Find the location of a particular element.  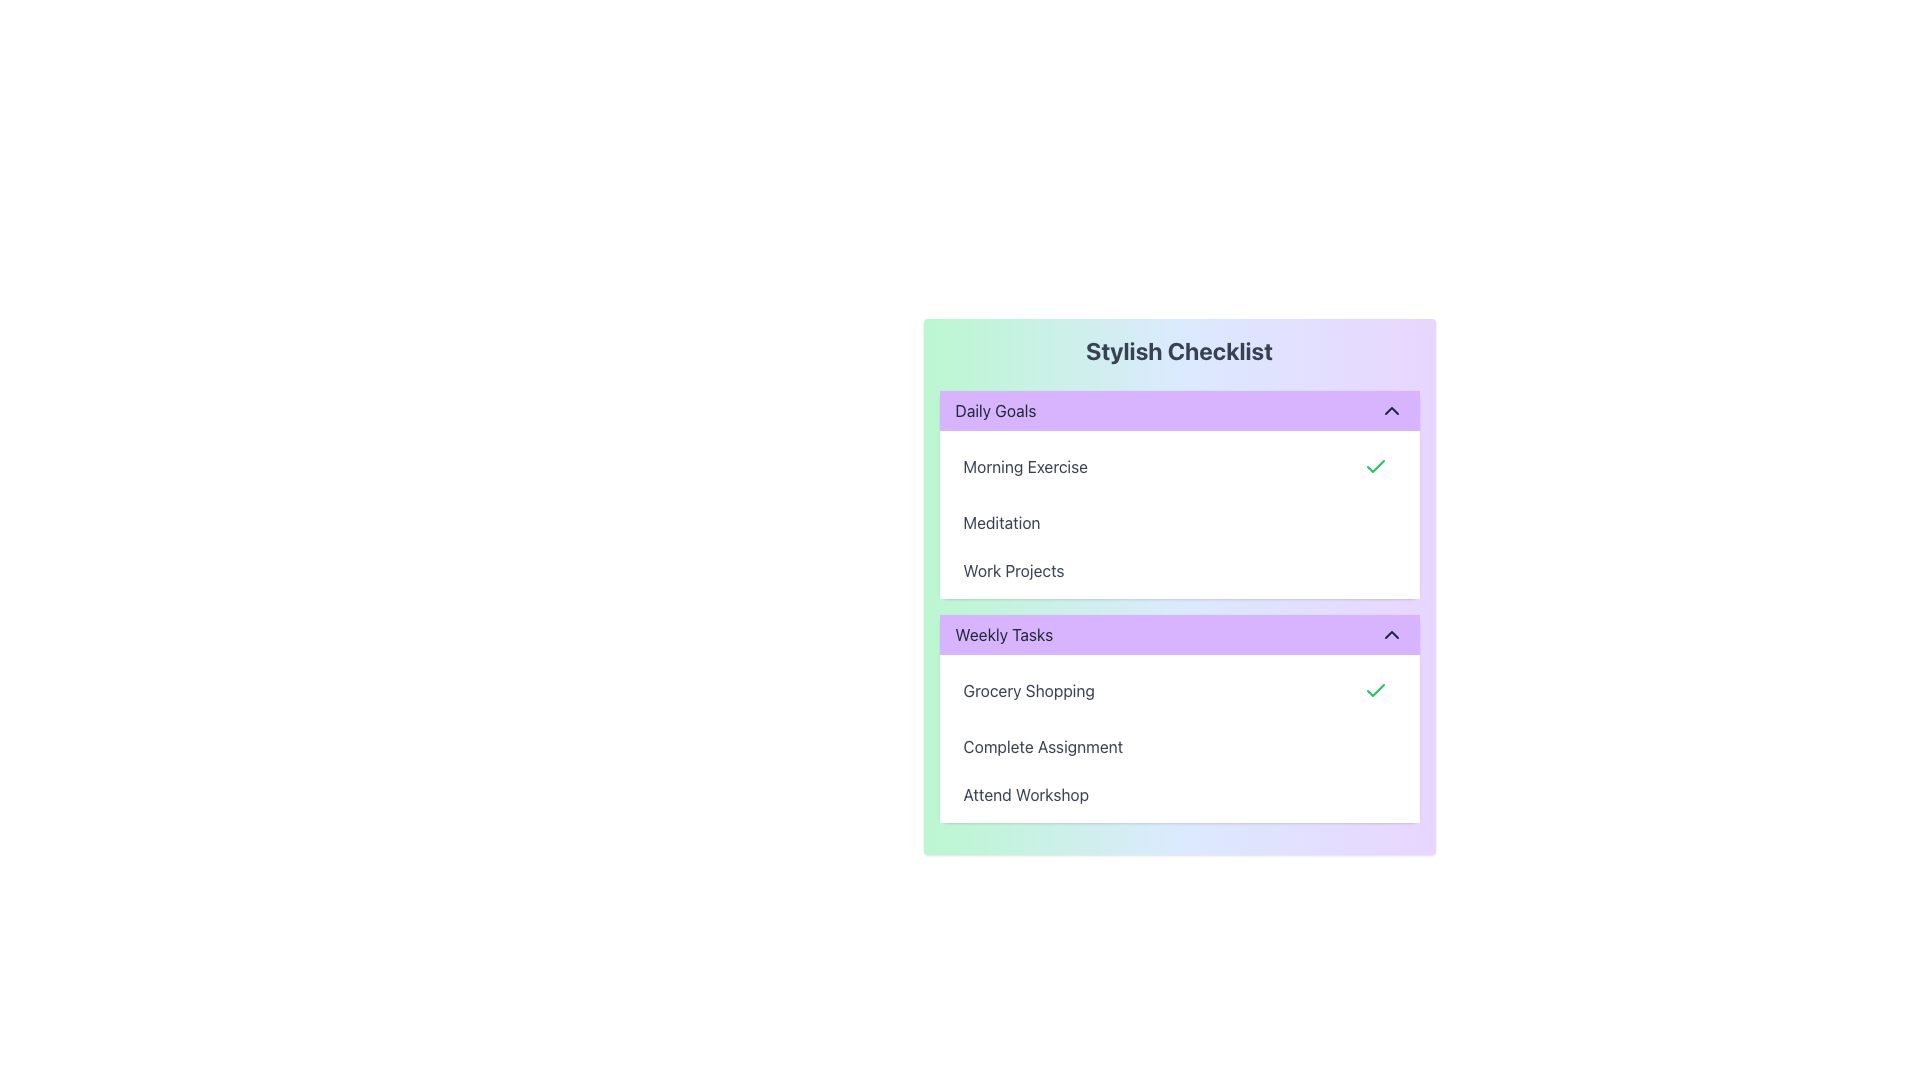

the status indicator of the checklist item labeled 'Grocery Shopping', which is the first item under the 'Weekly Tasks' section in the 'Stylish Checklist' is located at coordinates (1179, 689).